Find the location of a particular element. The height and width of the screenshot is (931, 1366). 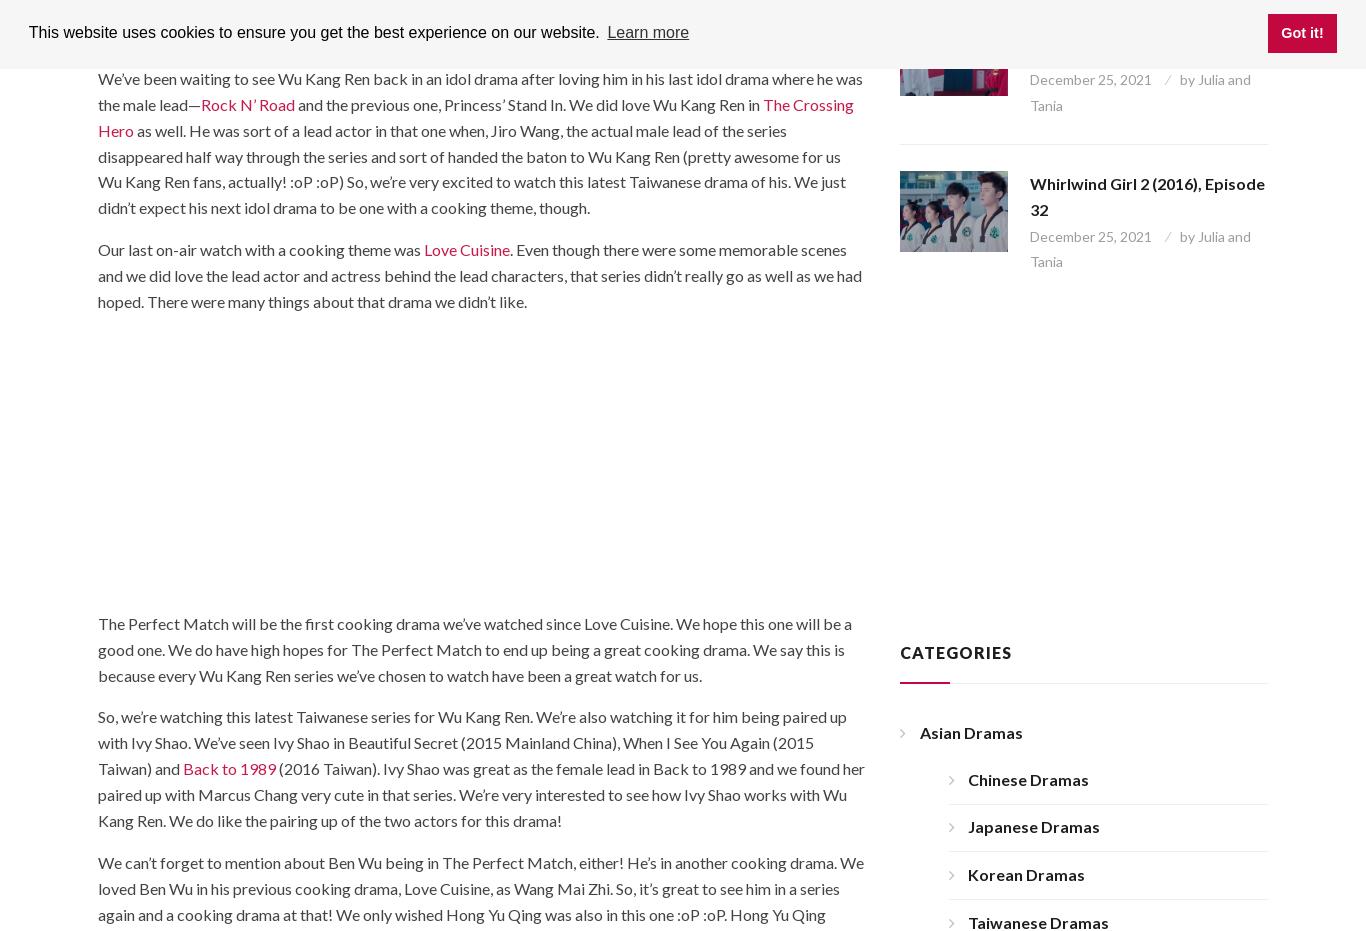

'Categories' is located at coordinates (956, 651).